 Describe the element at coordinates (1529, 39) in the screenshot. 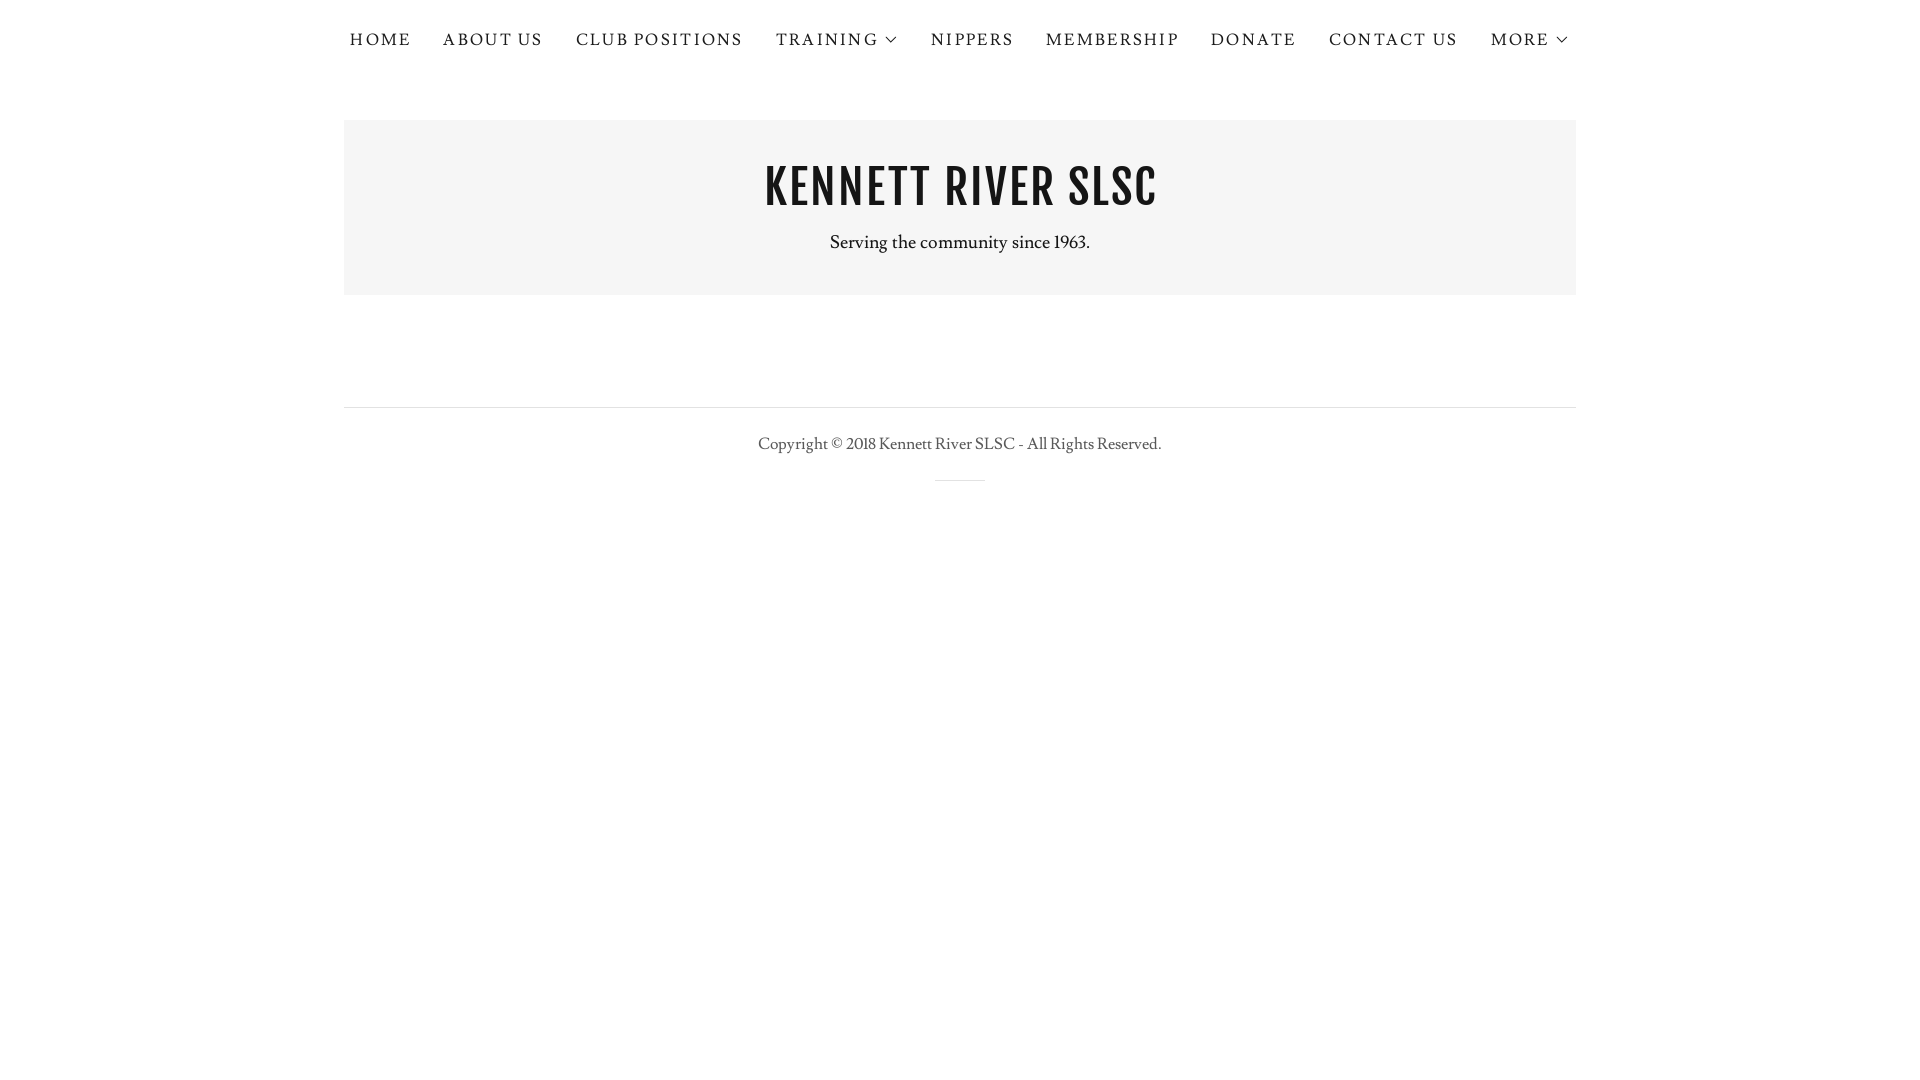

I see `'MORE'` at that location.